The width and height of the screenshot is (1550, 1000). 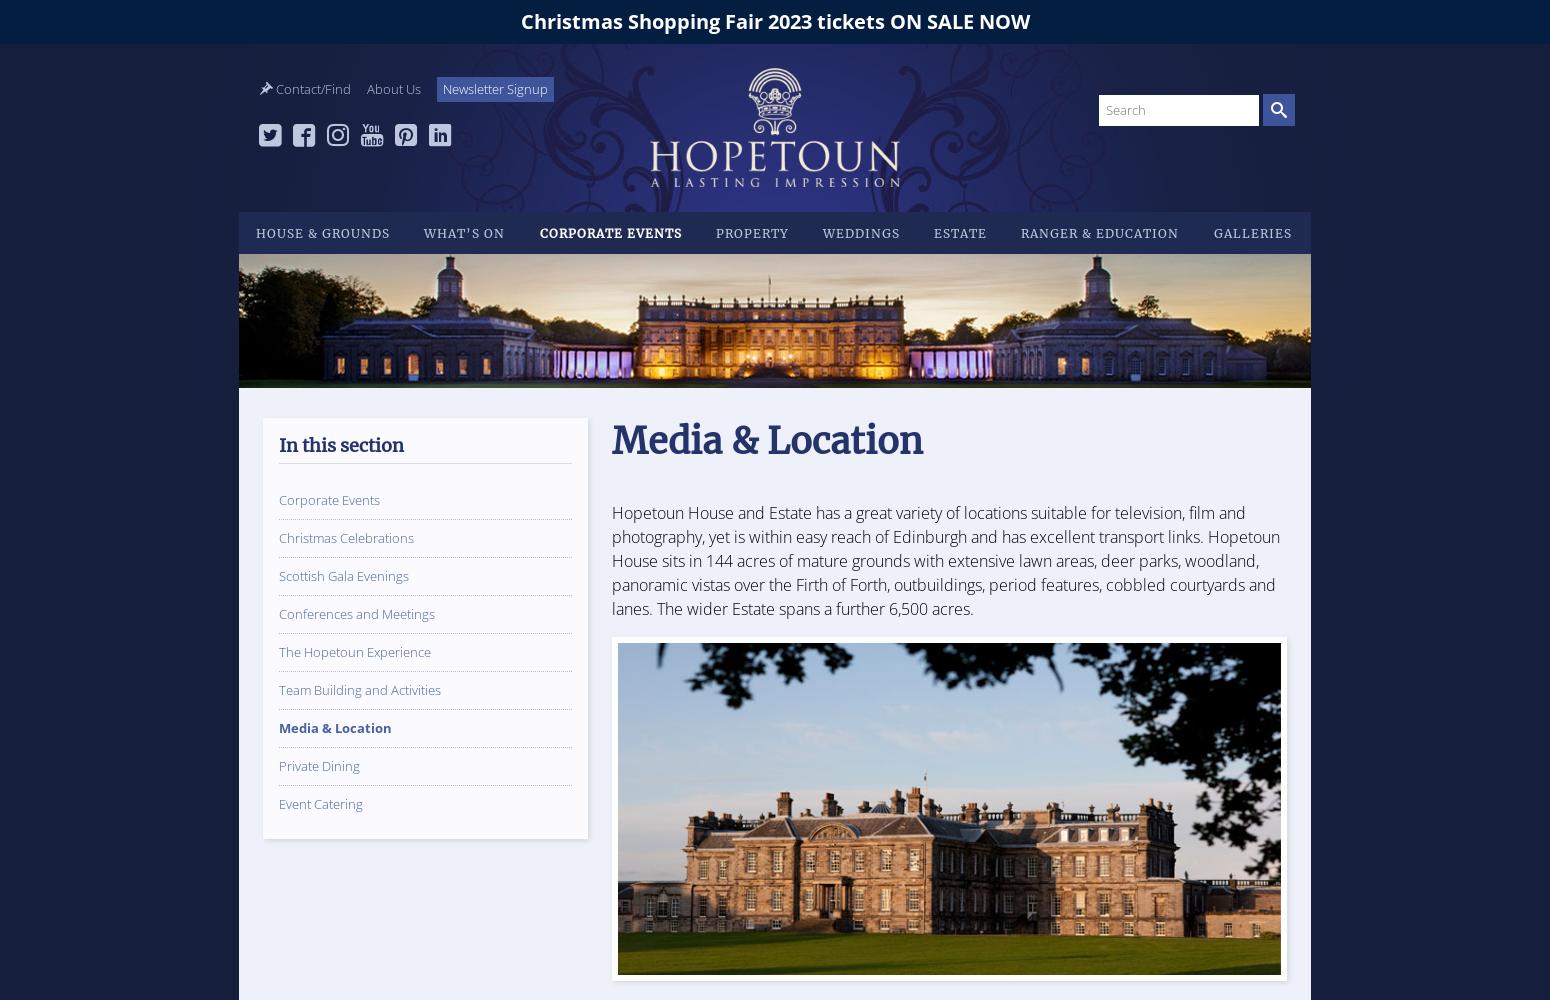 What do you see at coordinates (774, 21) in the screenshot?
I see `'Christmas Shopping Fair 2023 tickets ON SALE NOW'` at bounding box center [774, 21].